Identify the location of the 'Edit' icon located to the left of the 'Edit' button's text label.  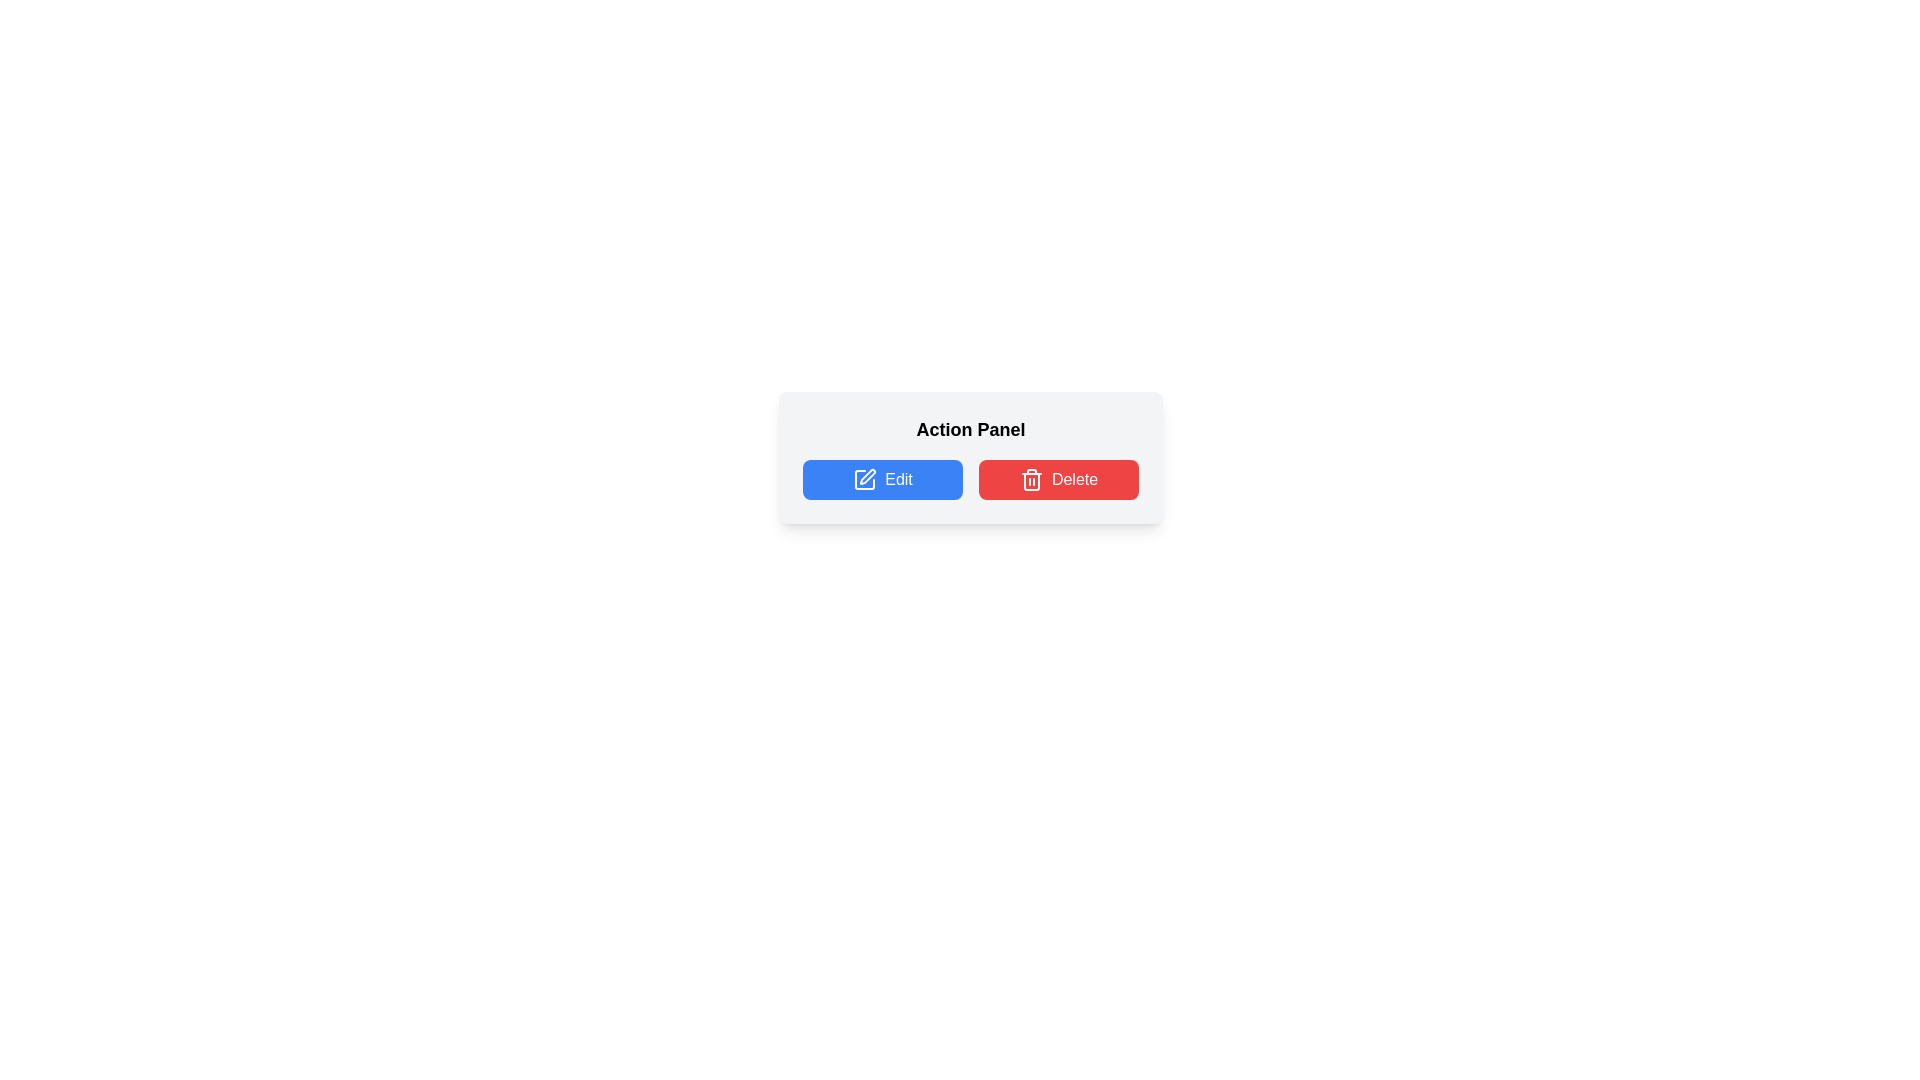
(865, 479).